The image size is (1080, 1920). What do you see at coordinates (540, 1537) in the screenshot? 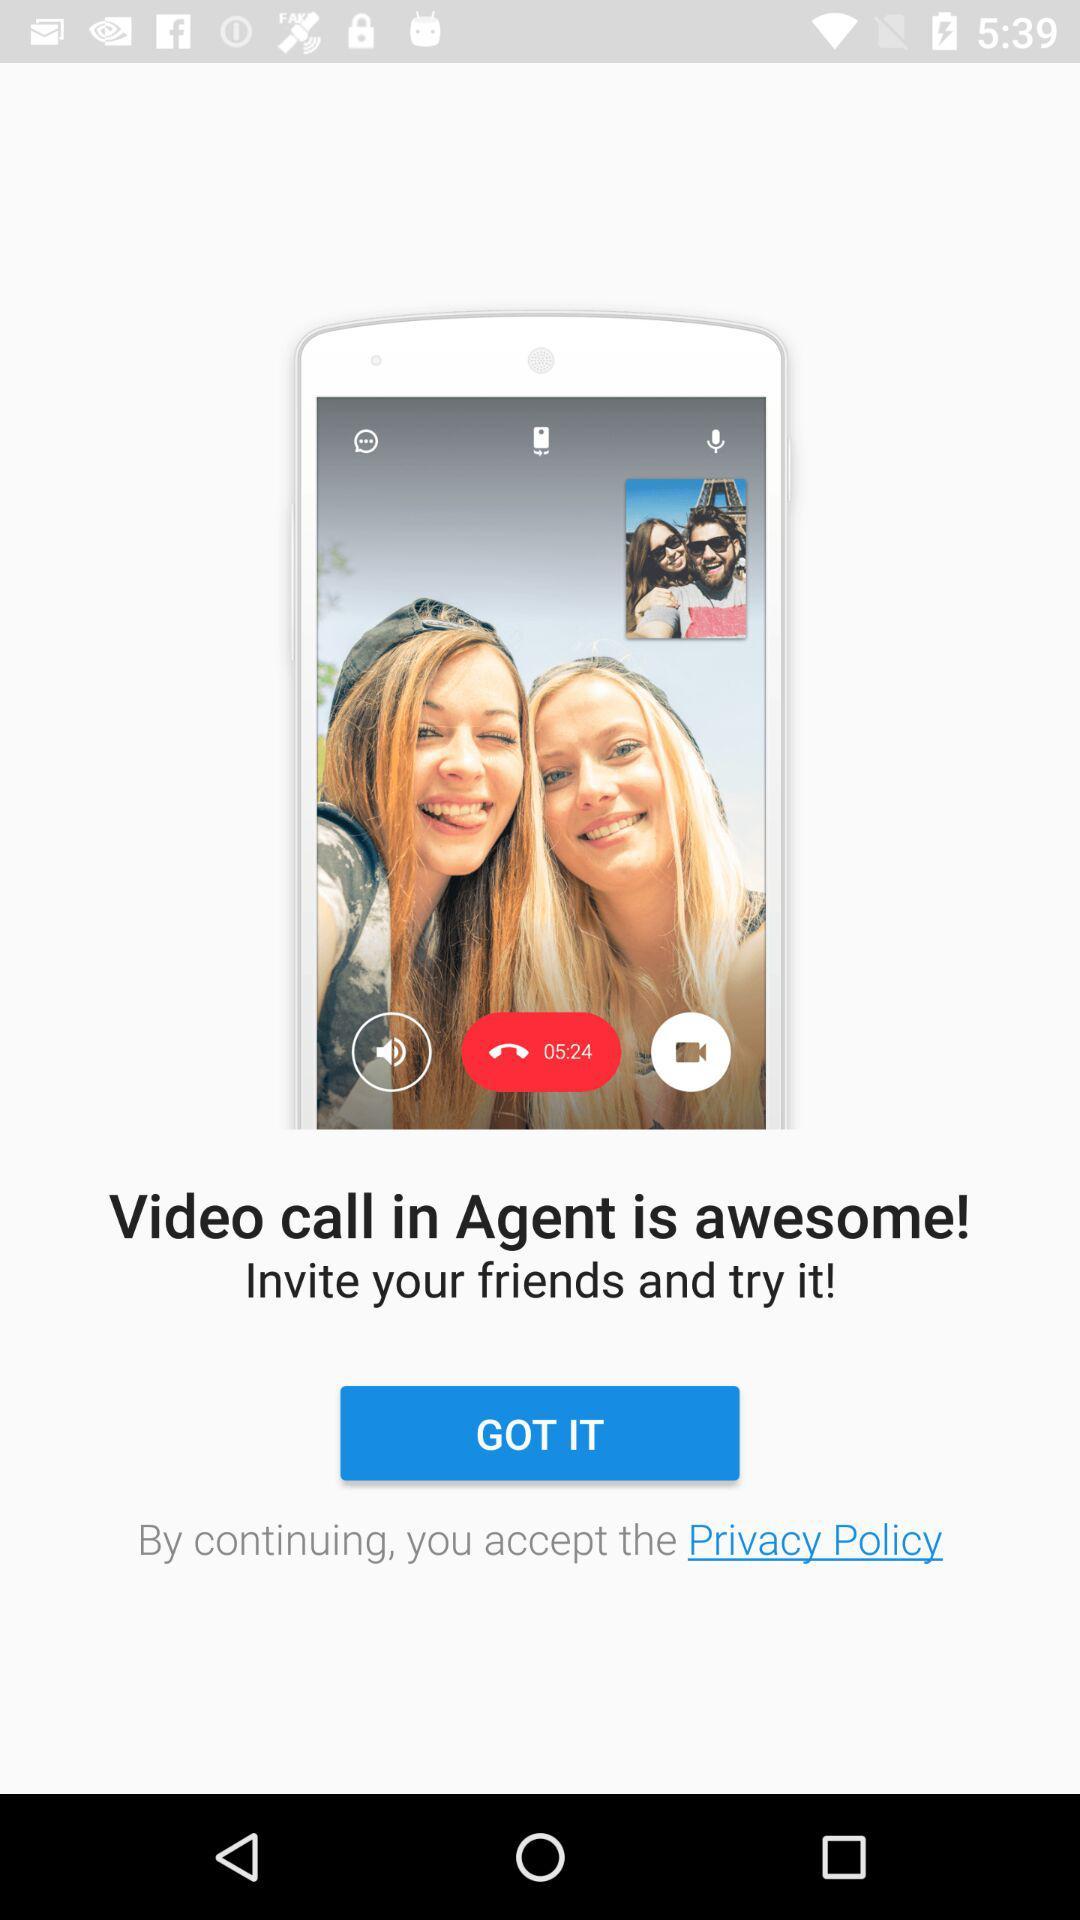
I see `the icon below the got it icon` at bounding box center [540, 1537].